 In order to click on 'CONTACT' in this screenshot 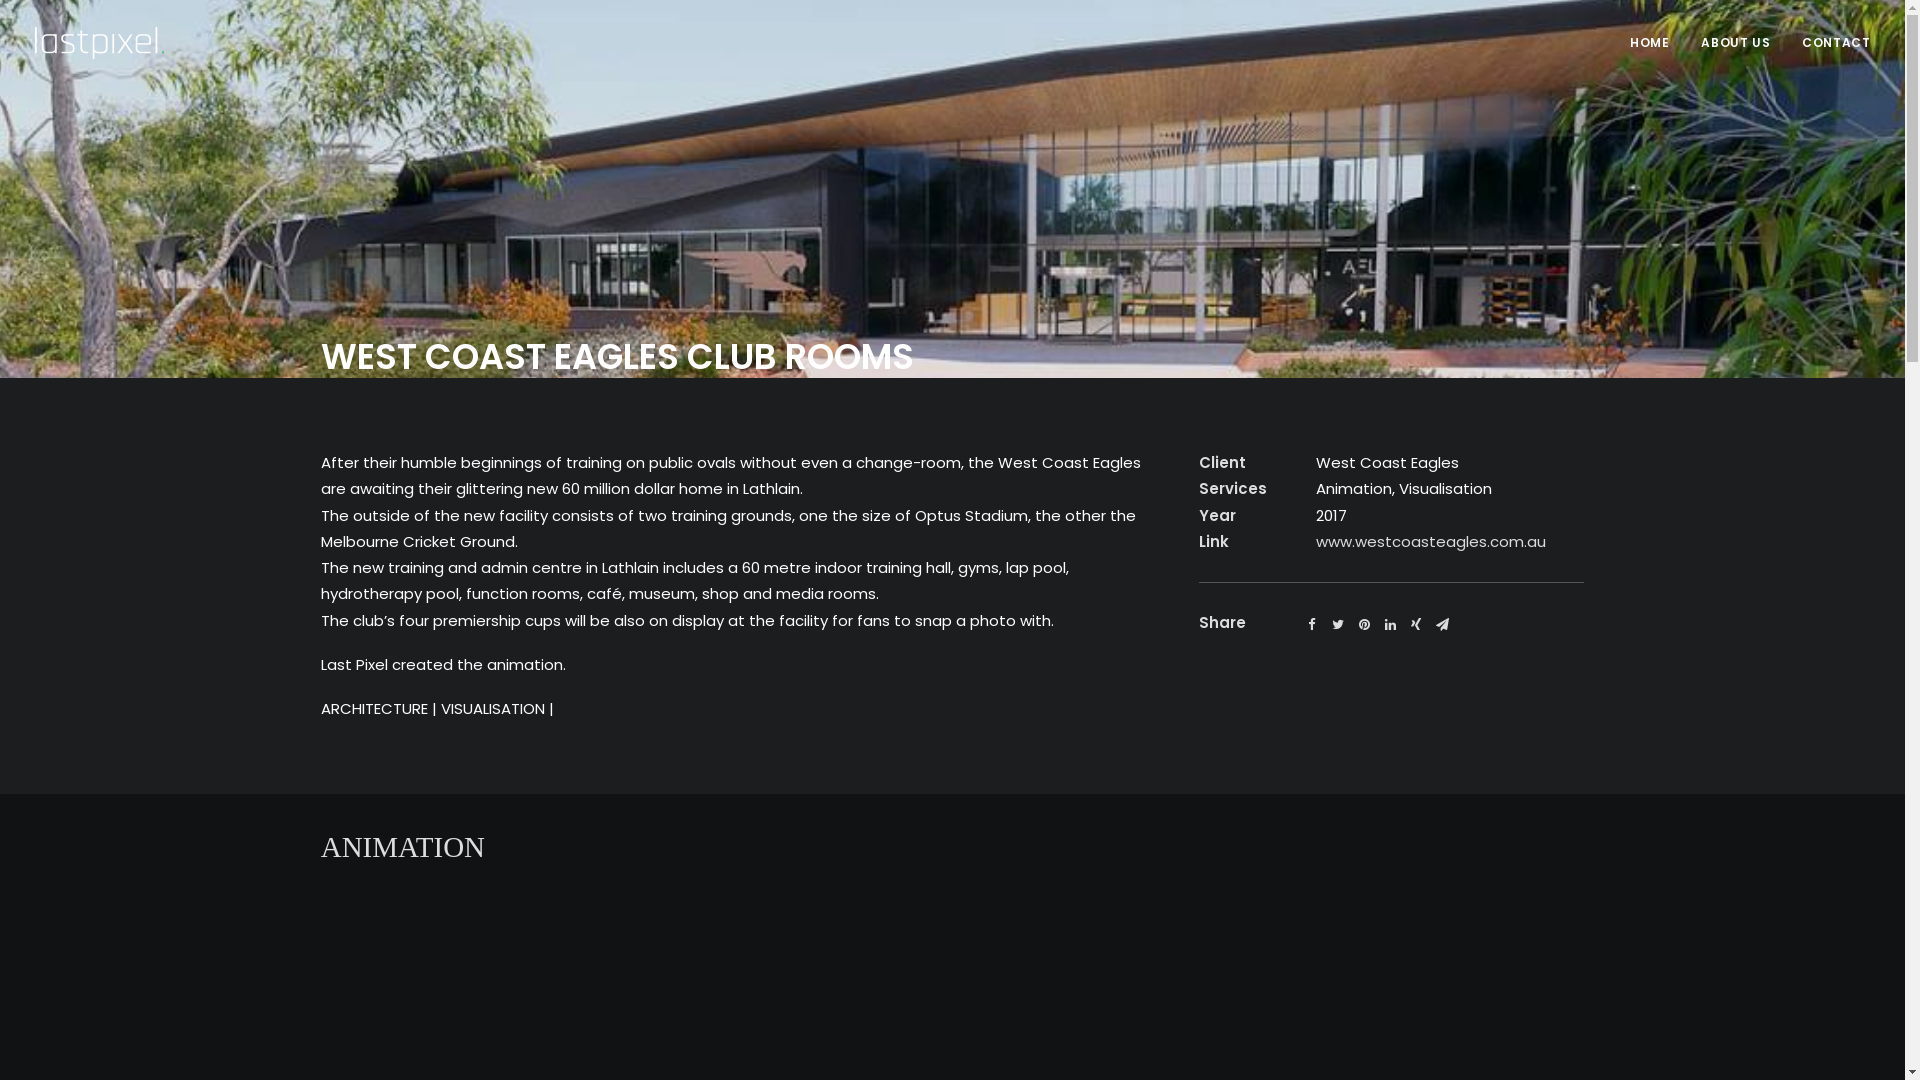, I will do `click(1828, 42)`.